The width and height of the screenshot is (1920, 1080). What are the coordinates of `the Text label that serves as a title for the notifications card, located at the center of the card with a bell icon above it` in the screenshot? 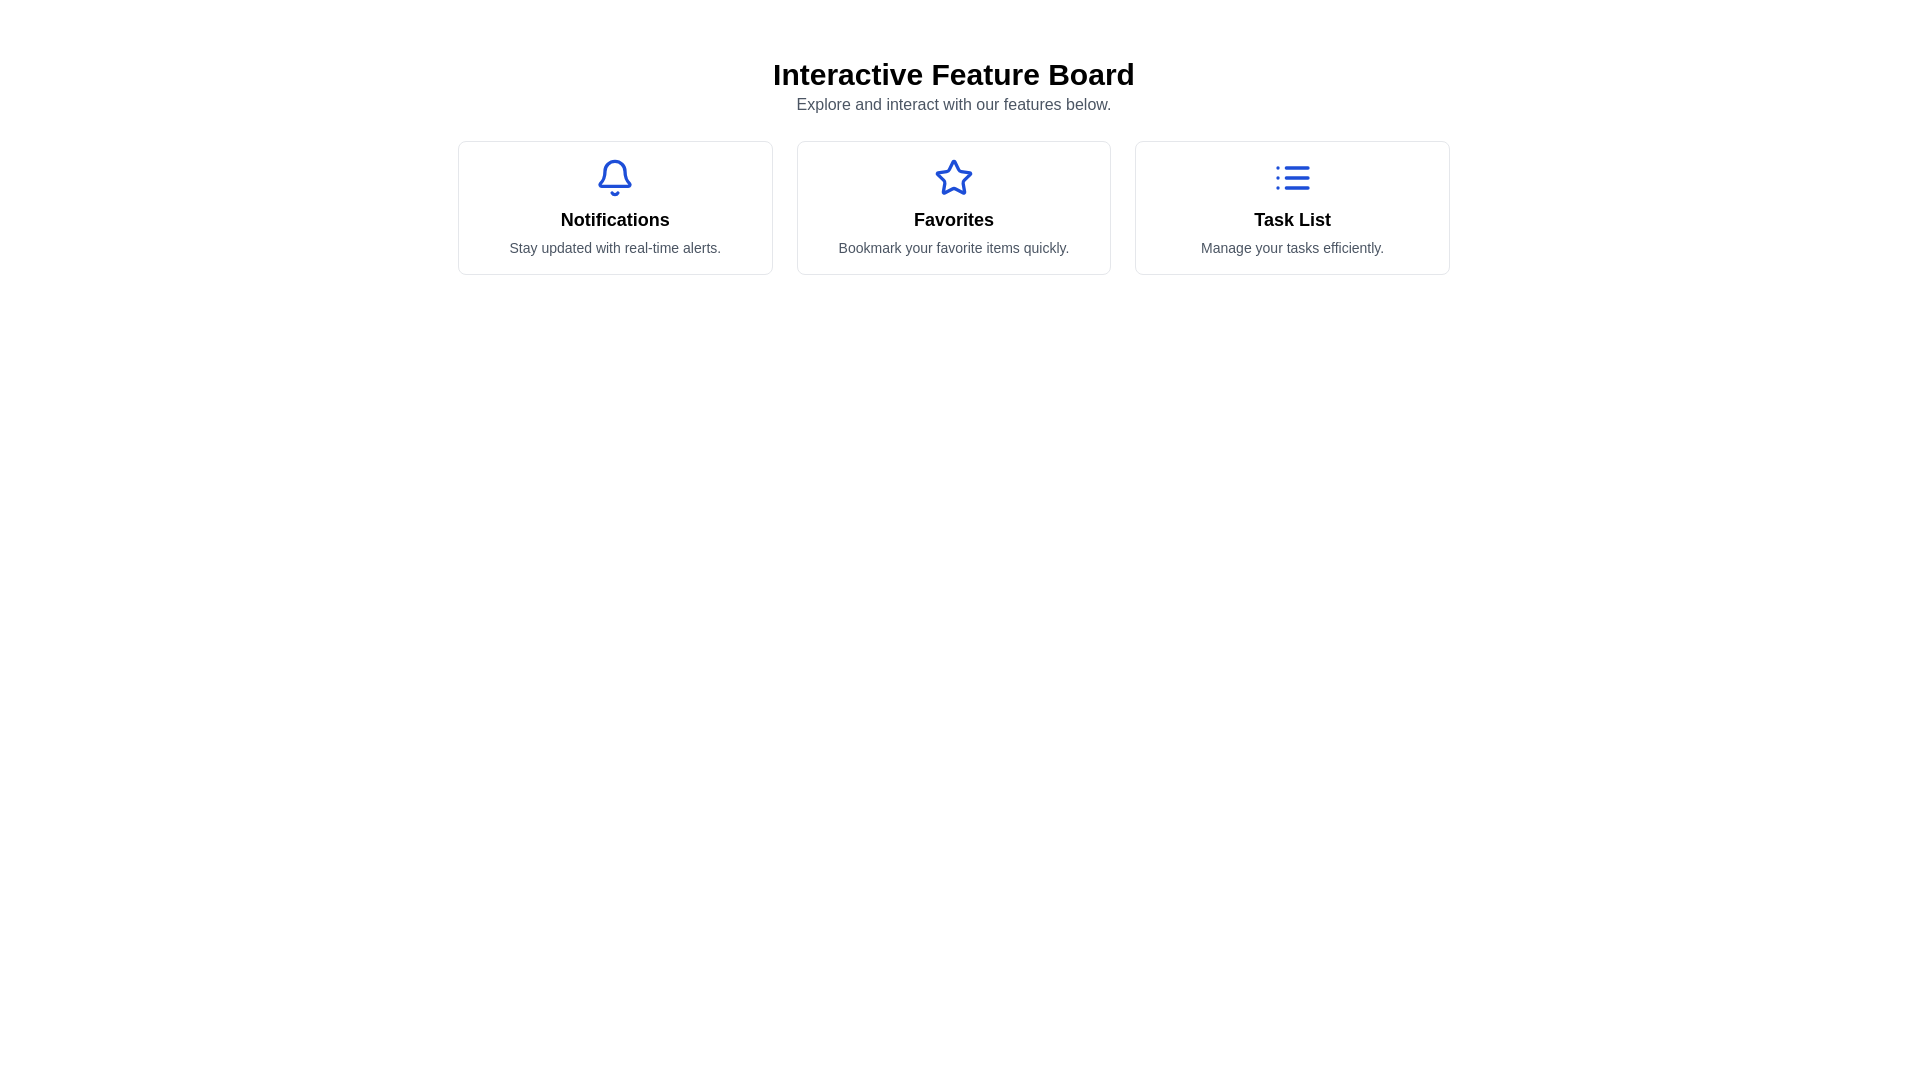 It's located at (614, 219).